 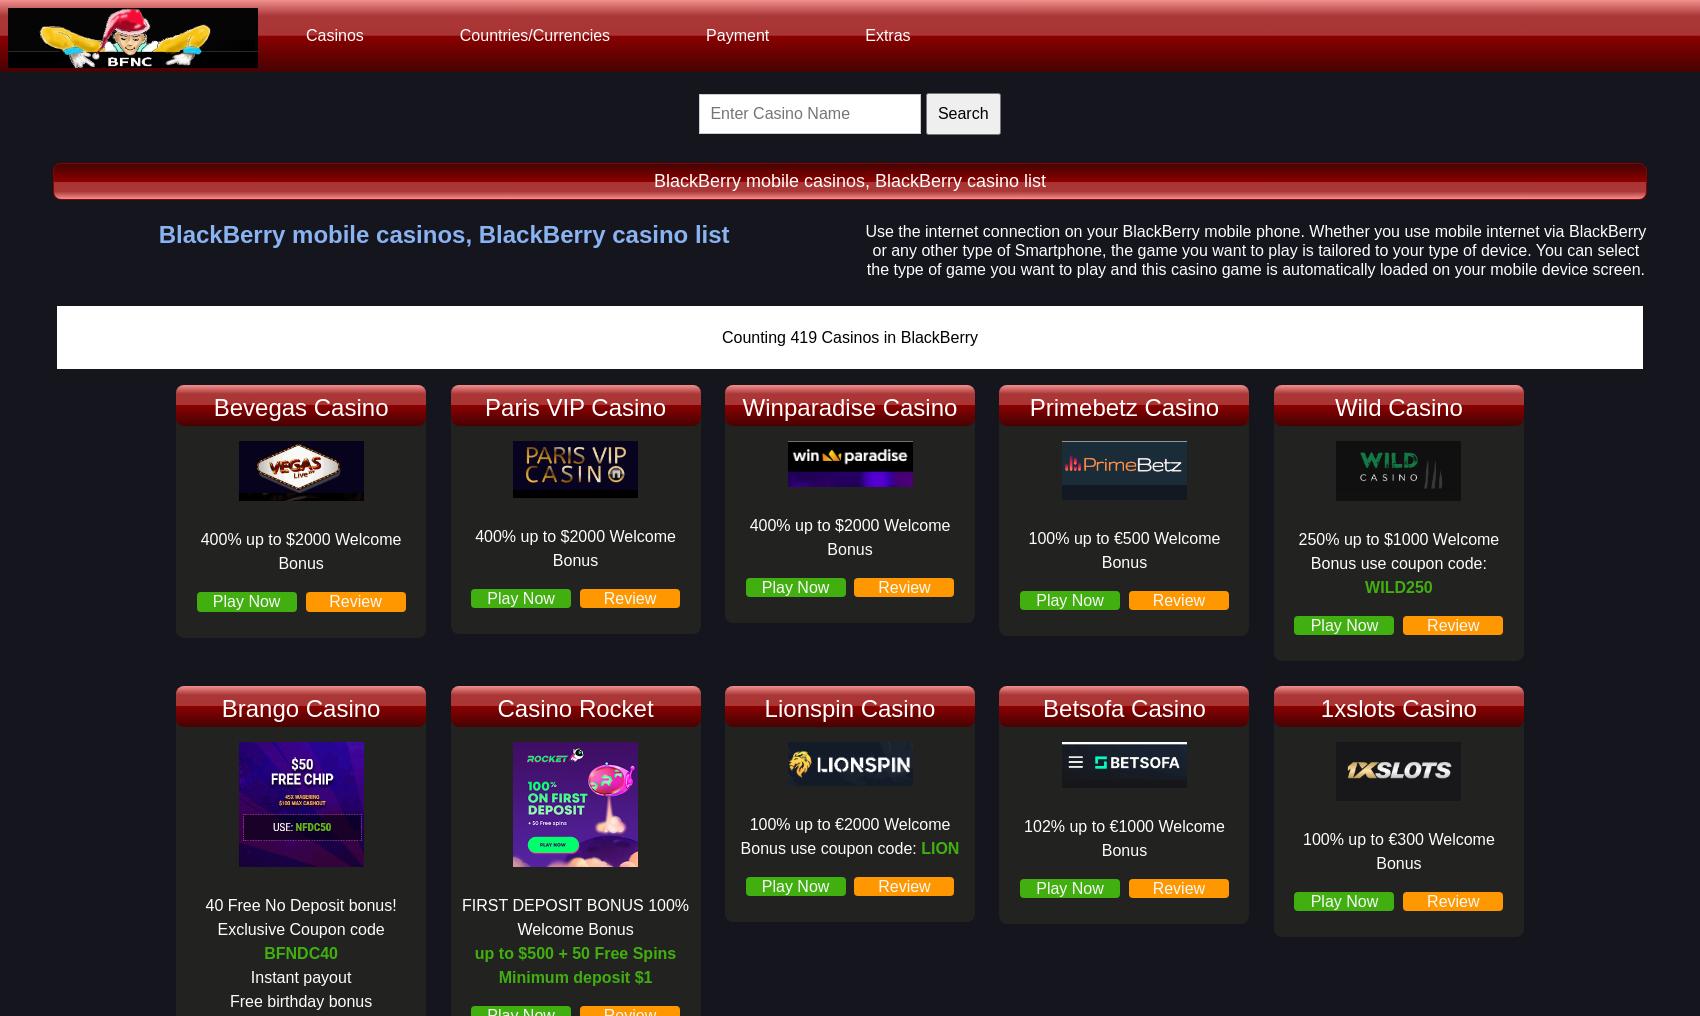 I want to click on 'Casino Rocket', so click(x=497, y=707).